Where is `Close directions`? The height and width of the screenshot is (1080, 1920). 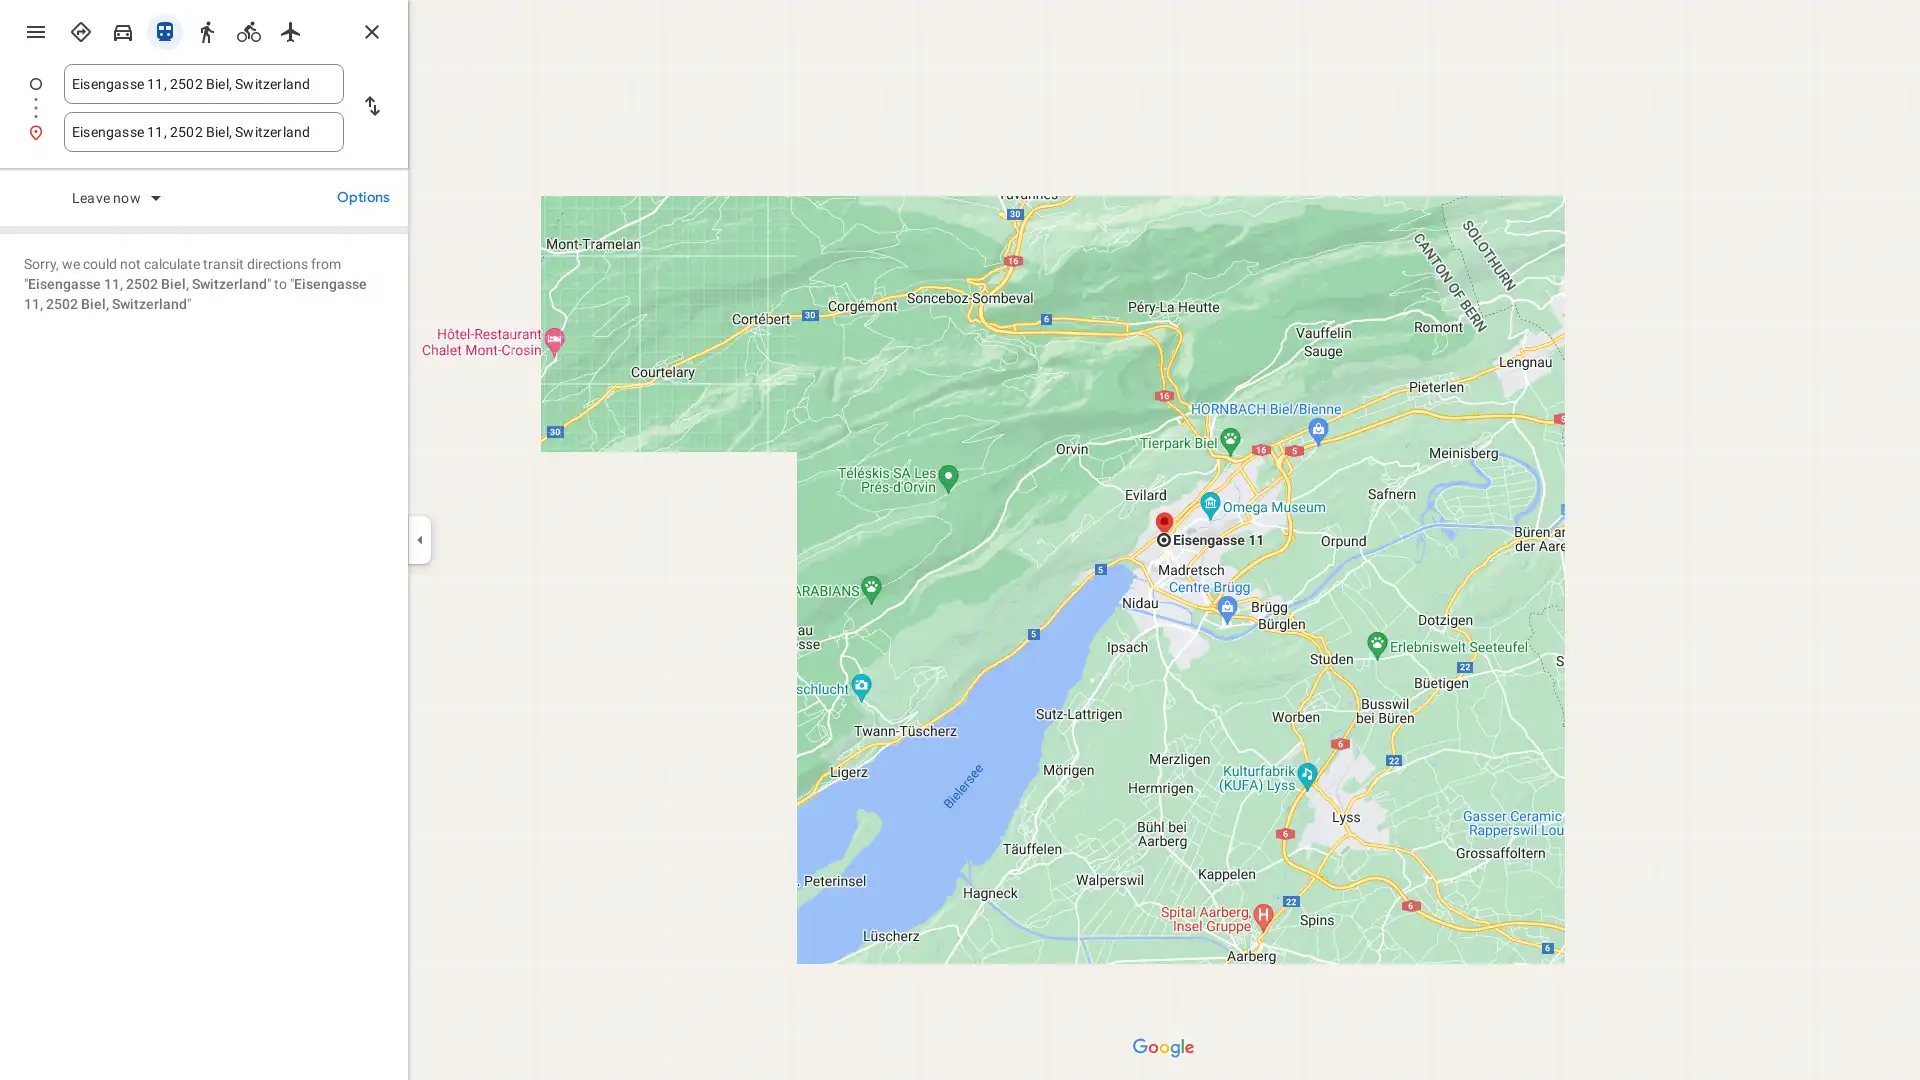
Close directions is located at coordinates (374, 31).